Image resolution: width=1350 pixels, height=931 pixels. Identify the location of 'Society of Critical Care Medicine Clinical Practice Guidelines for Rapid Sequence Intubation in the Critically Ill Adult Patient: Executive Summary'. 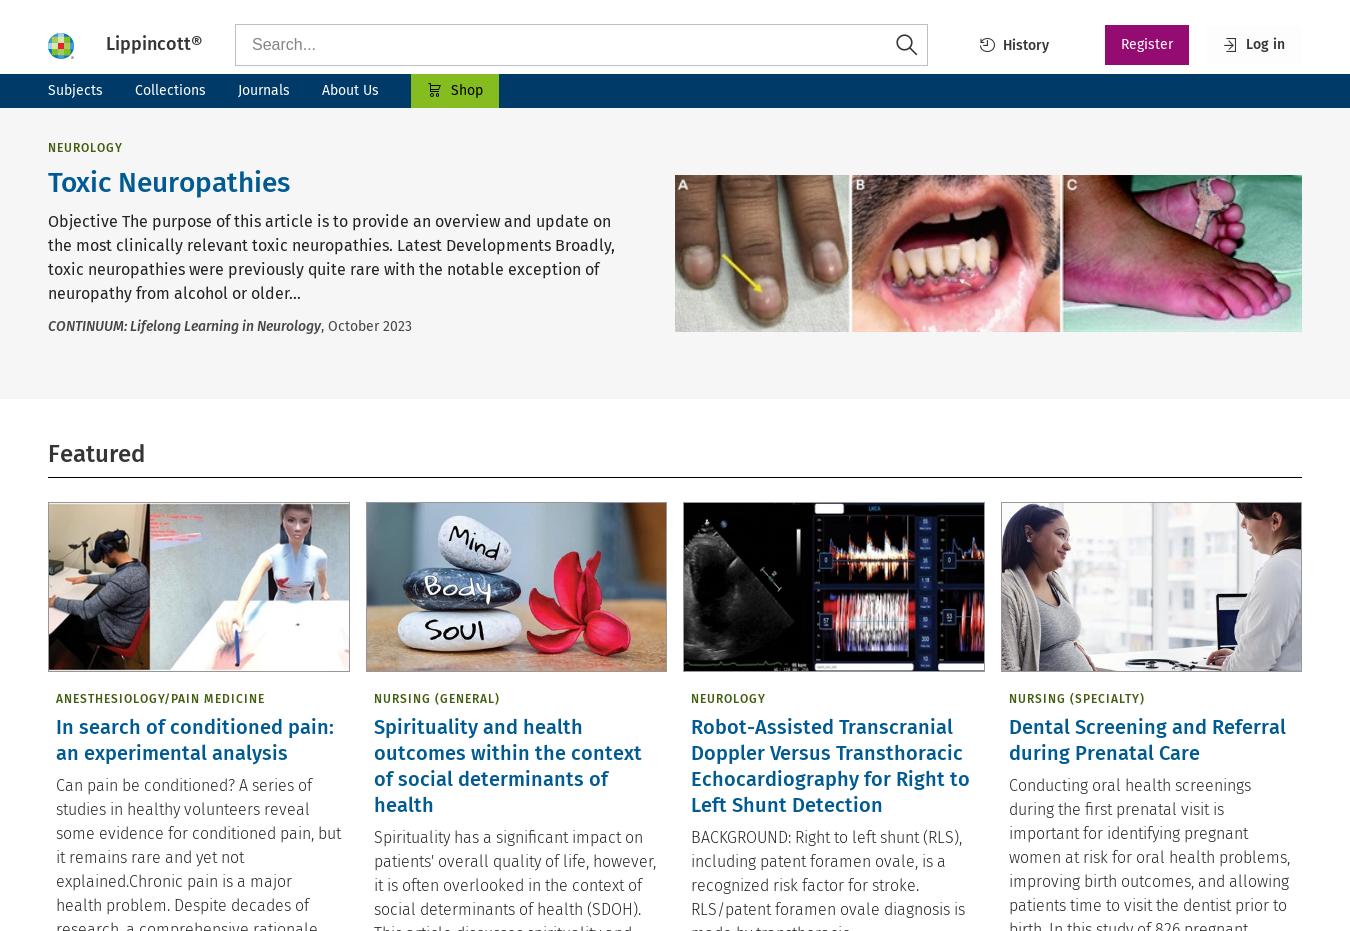
(968, 203).